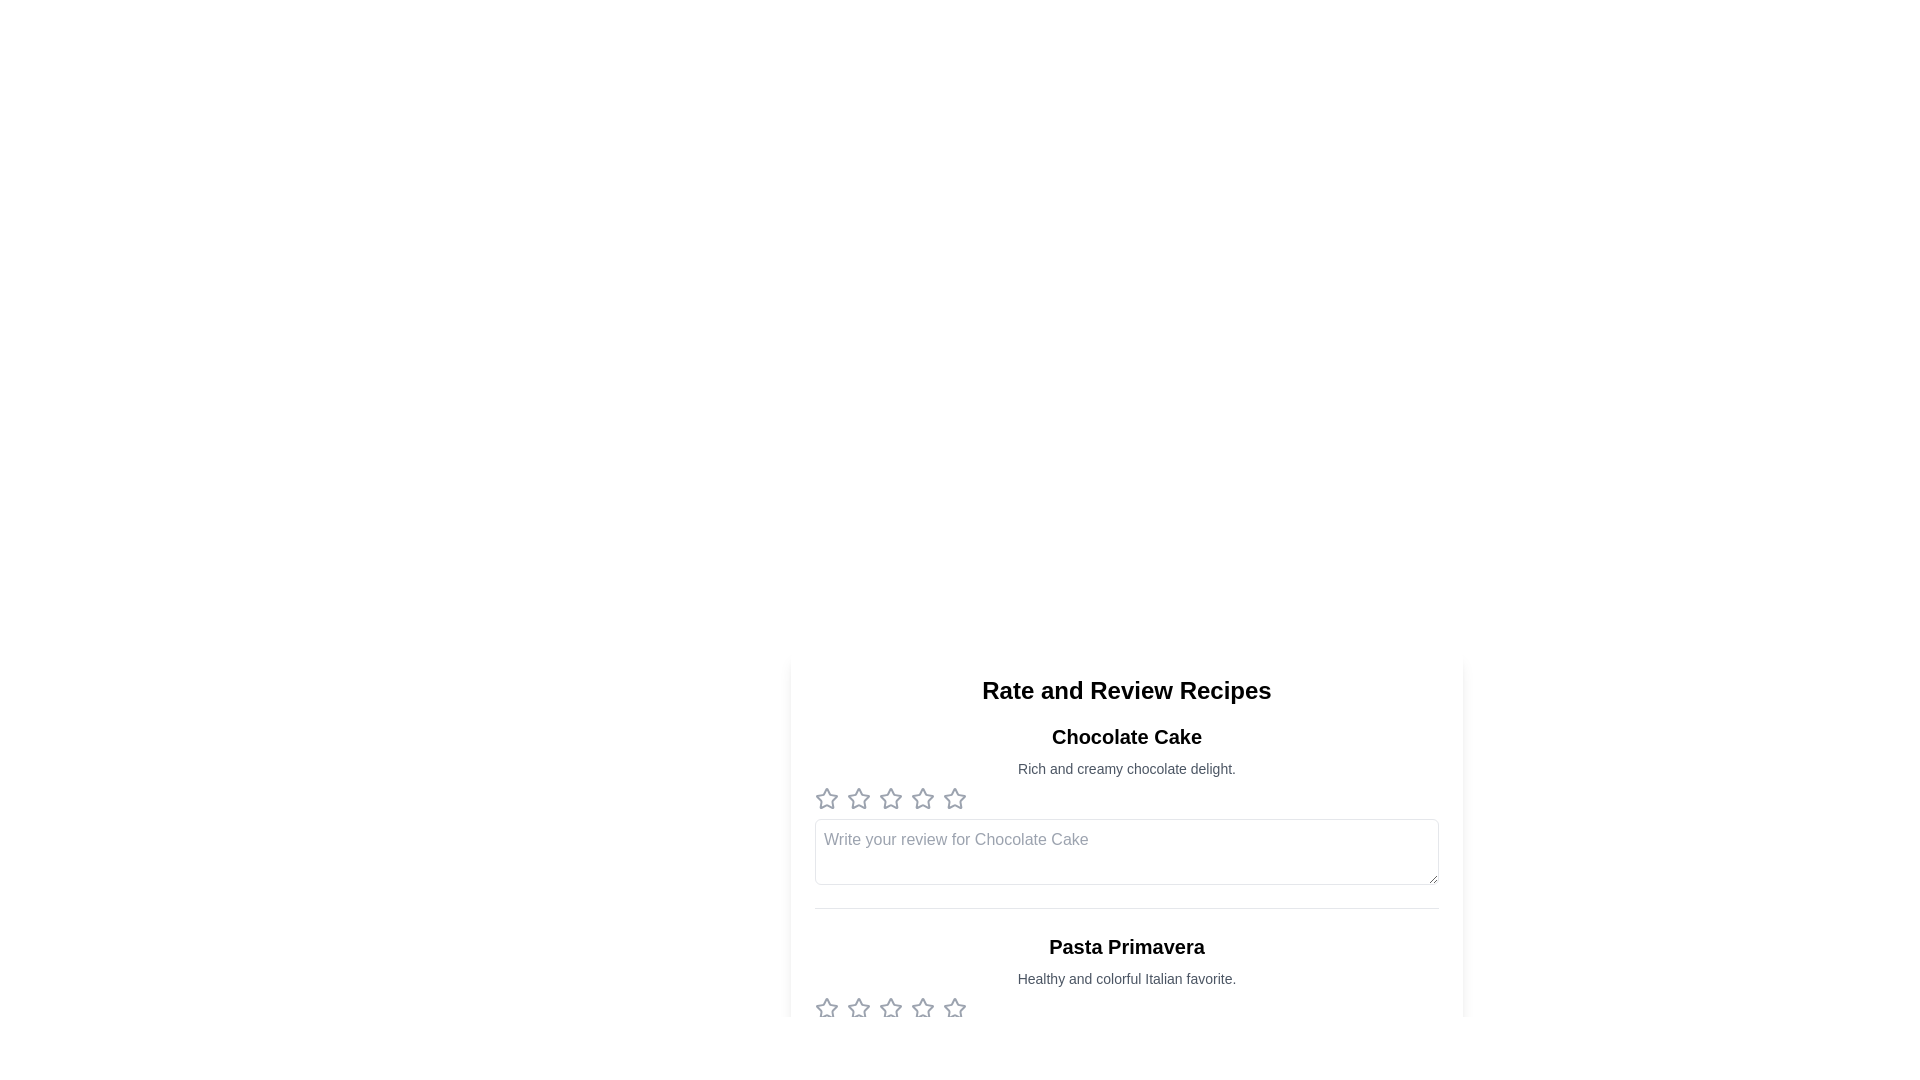 This screenshot has height=1080, width=1920. What do you see at coordinates (1127, 736) in the screenshot?
I see `the text label that serves as the title for the associated content, identifying the item as 'Chocolate Cake'` at bounding box center [1127, 736].